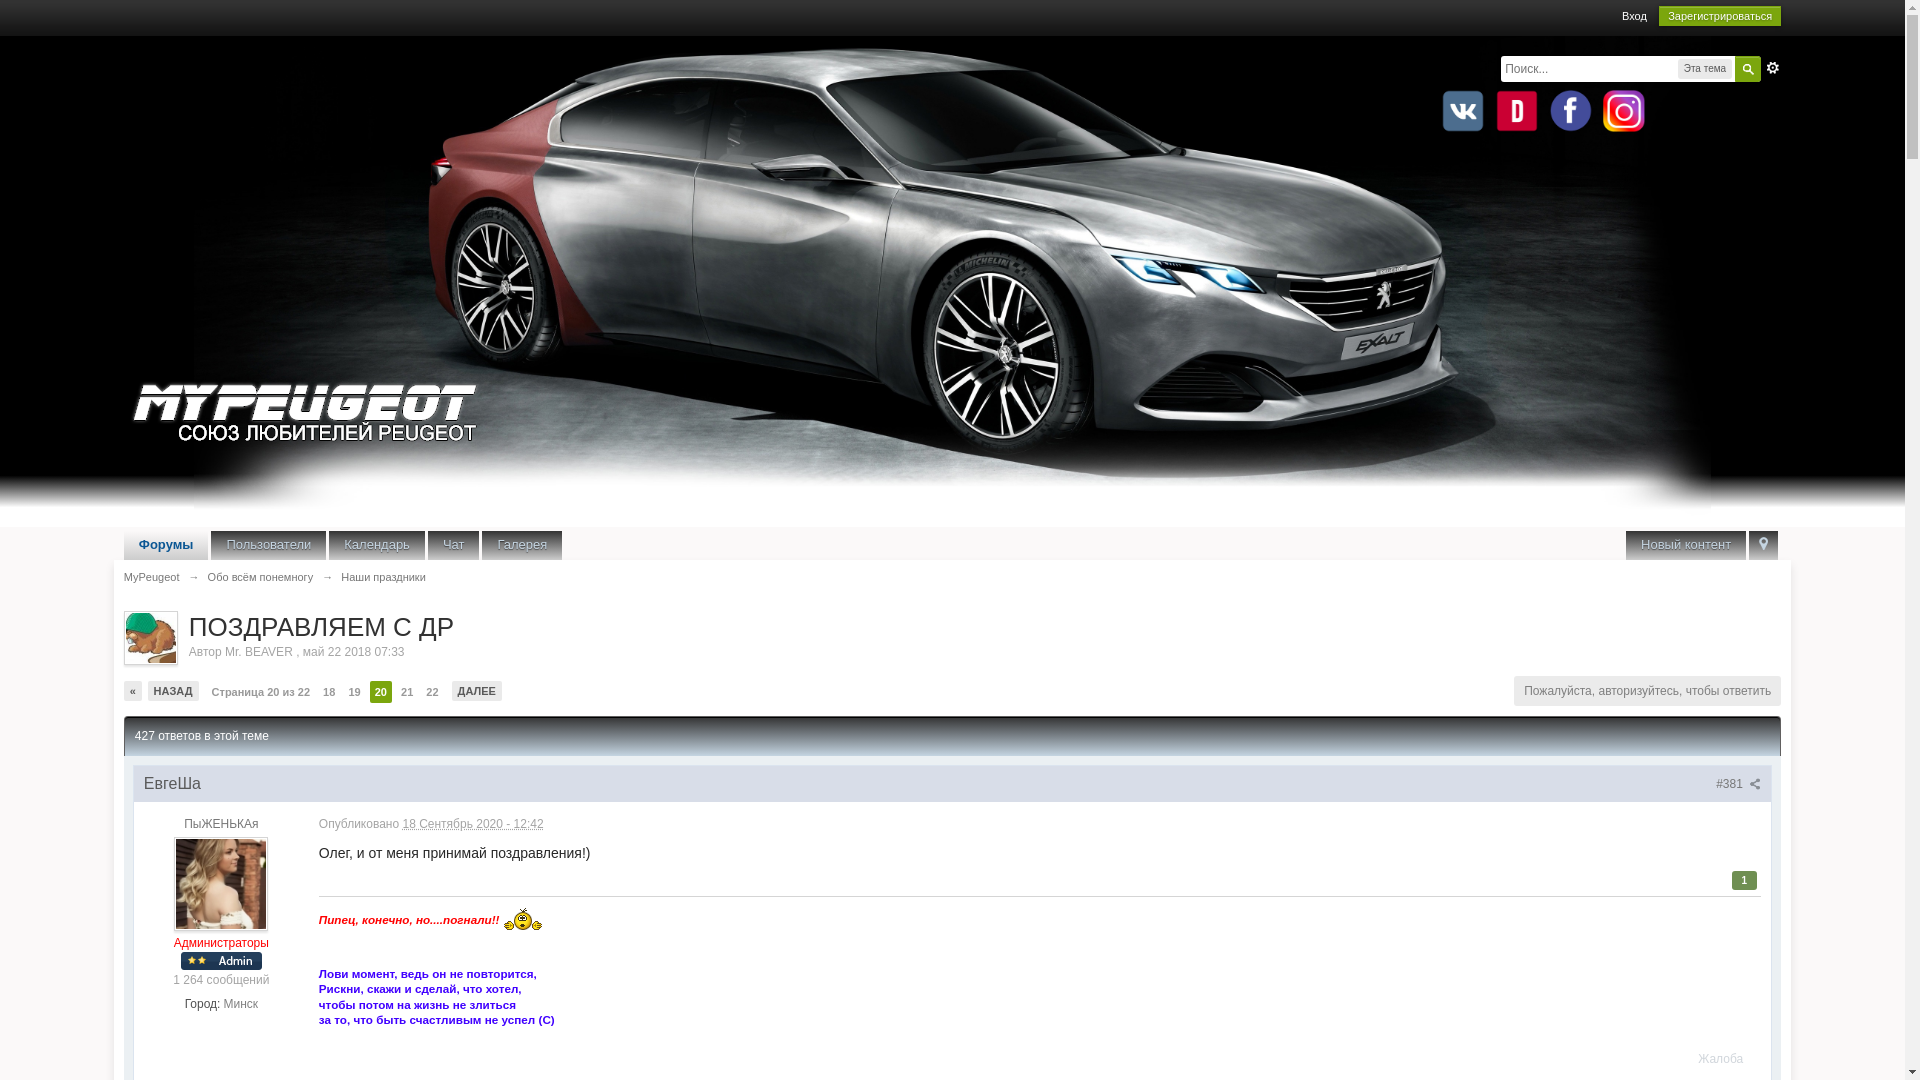 This screenshot has width=1920, height=1080. What do you see at coordinates (329, 690) in the screenshot?
I see `'18'` at bounding box center [329, 690].